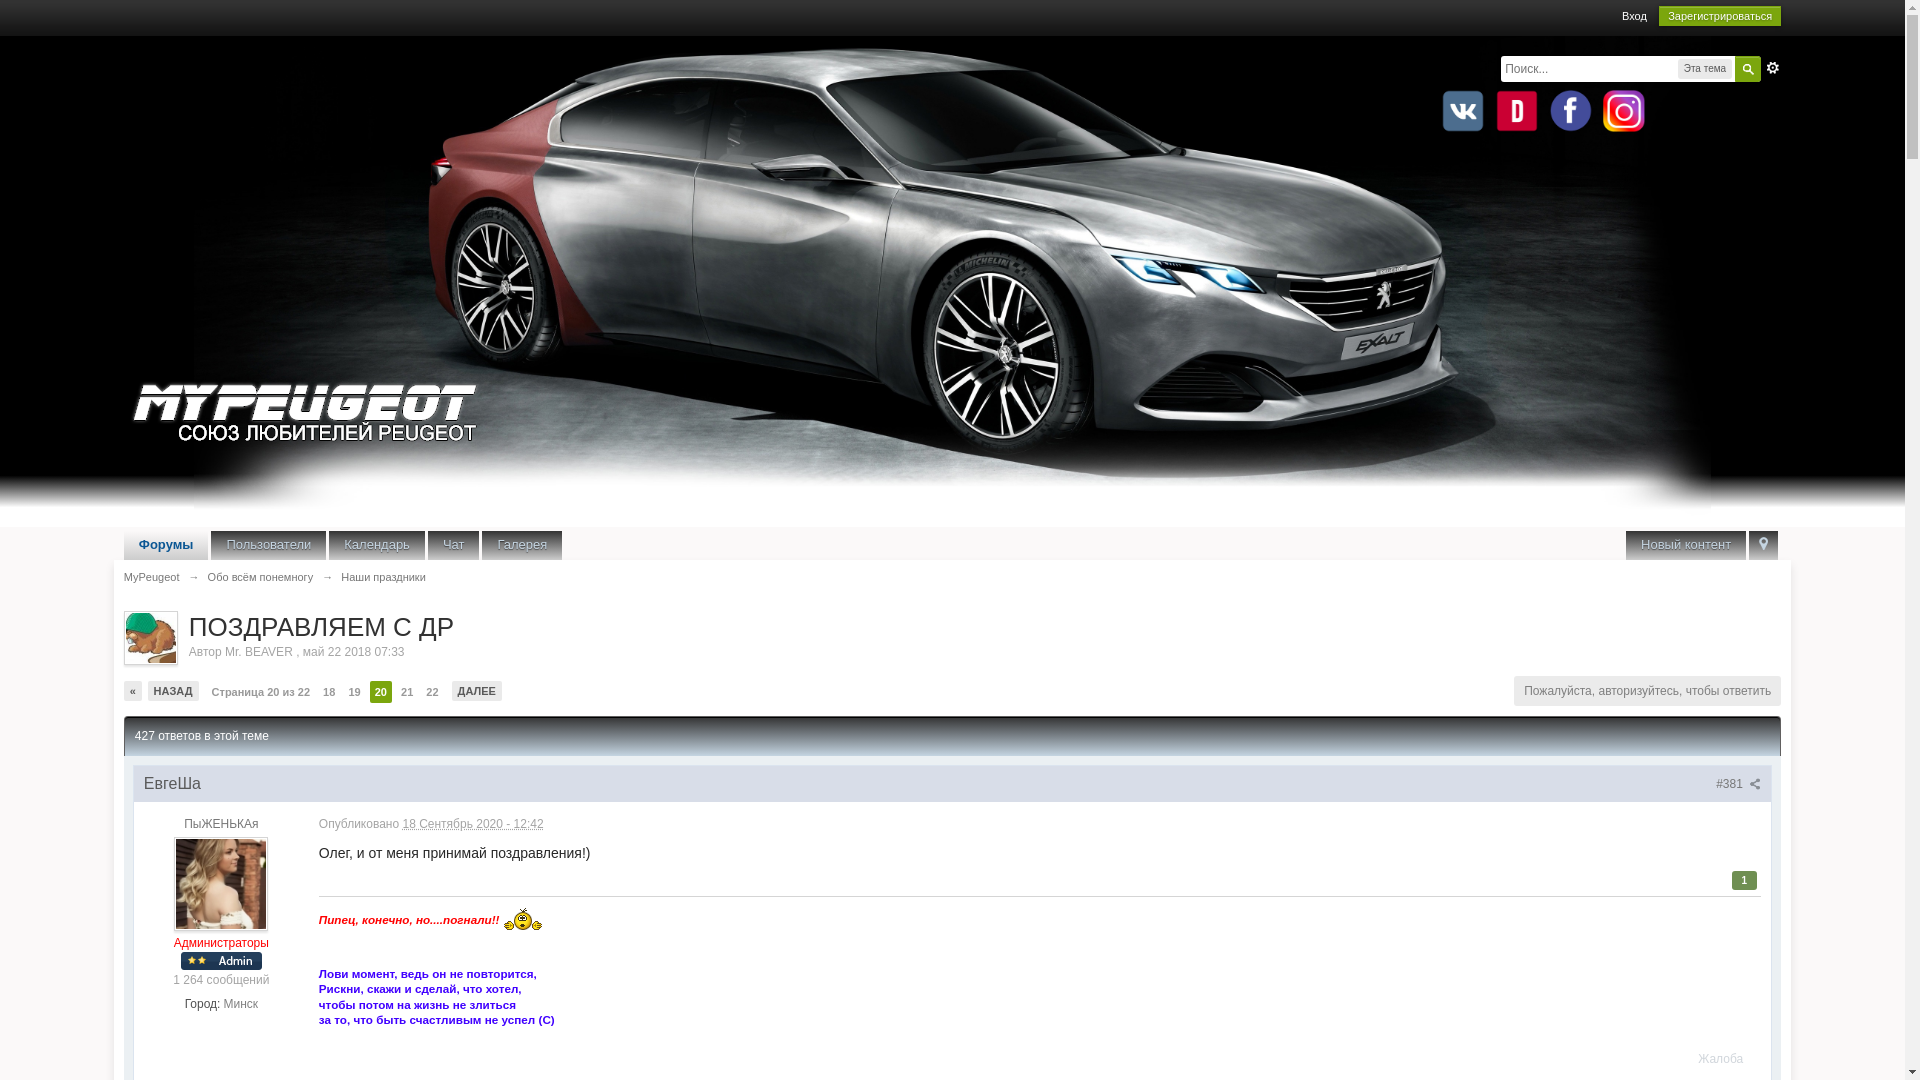 This screenshot has width=1920, height=1080. What do you see at coordinates (329, 690) in the screenshot?
I see `'18'` at bounding box center [329, 690].